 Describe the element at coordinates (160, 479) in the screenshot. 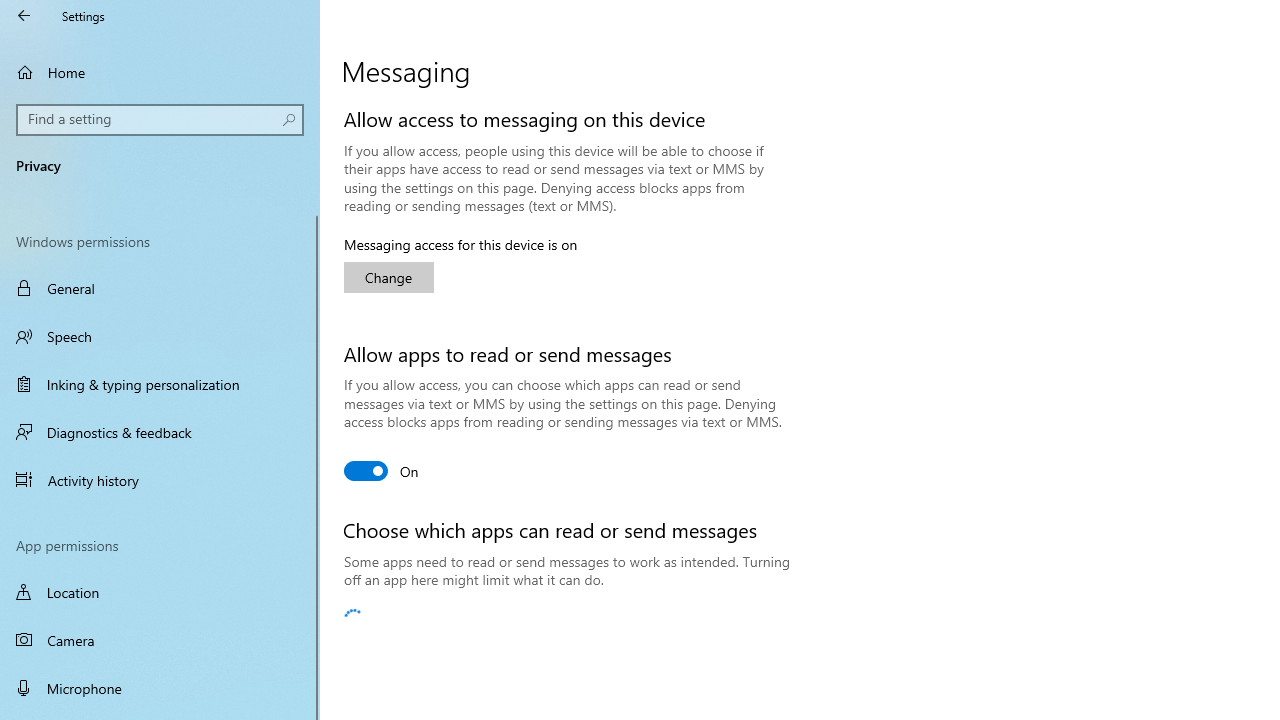

I see `'Activity history'` at that location.